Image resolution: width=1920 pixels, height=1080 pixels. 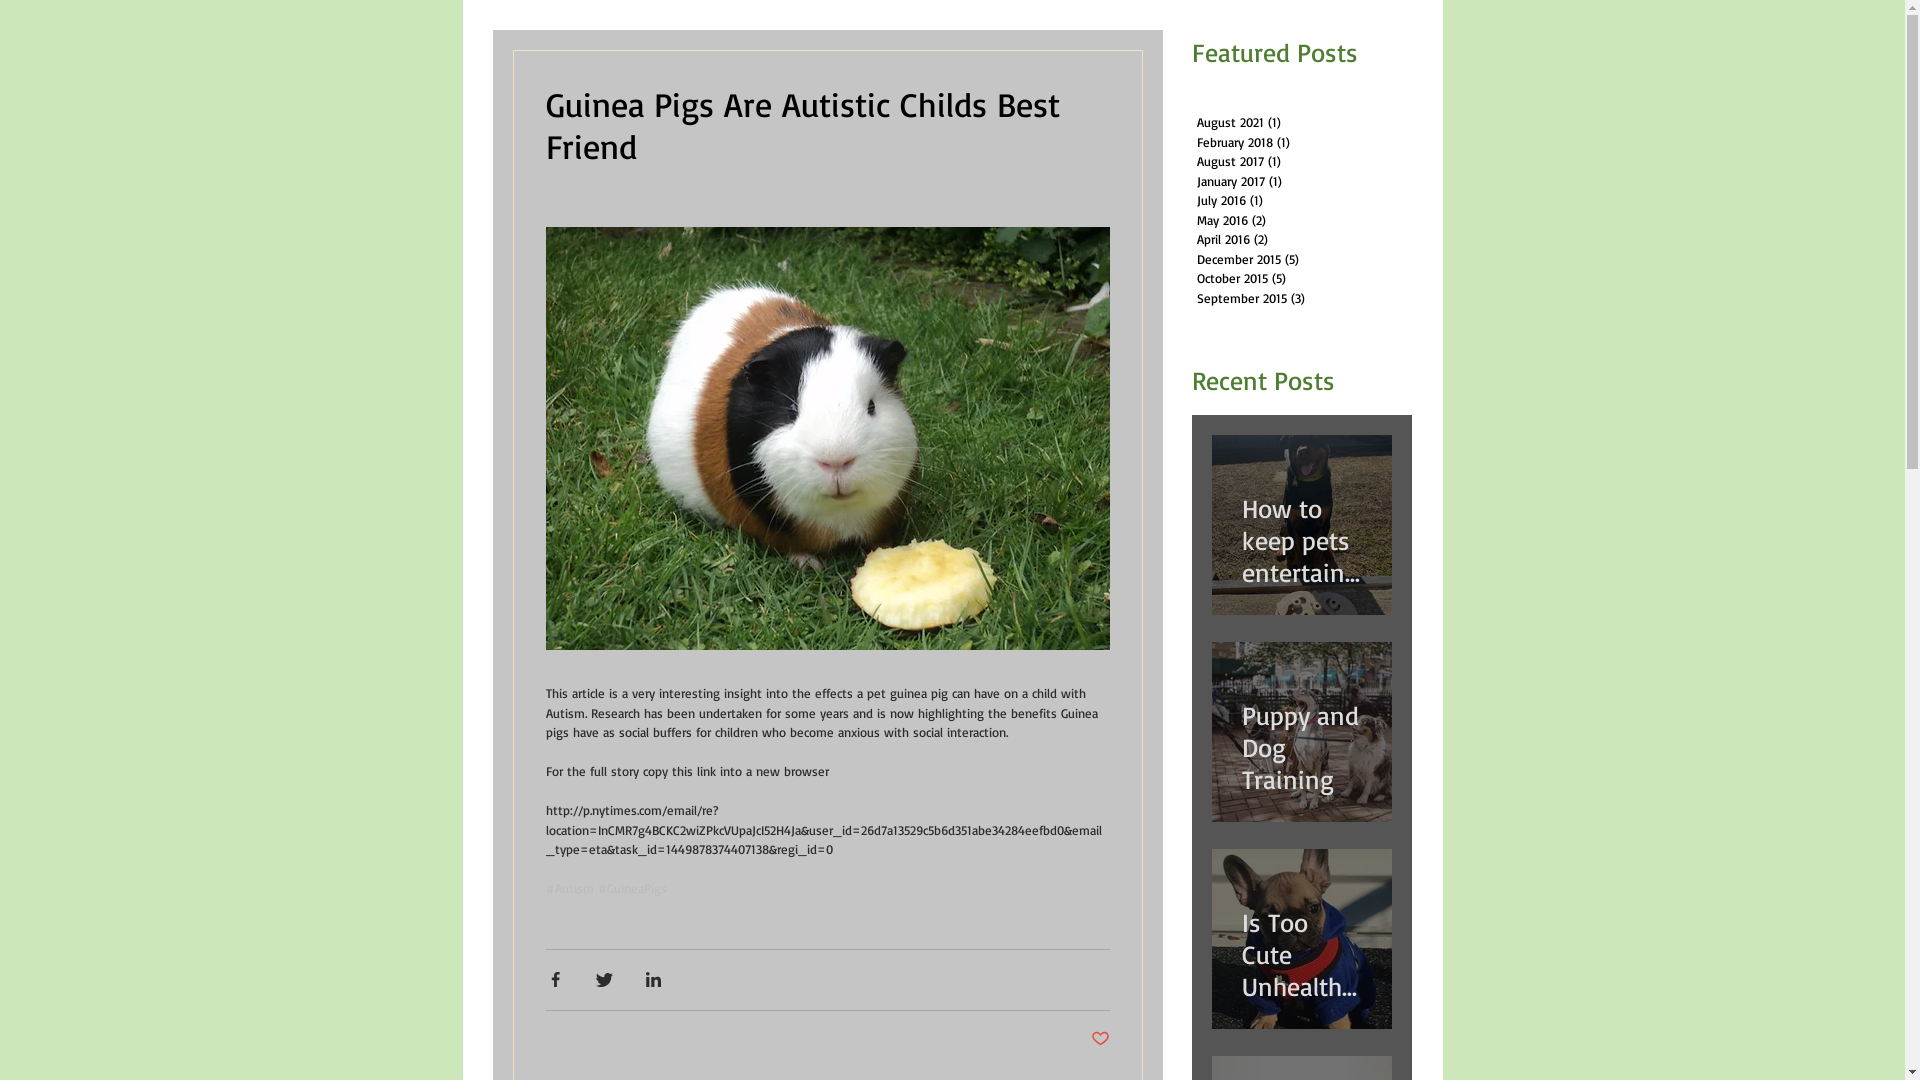 What do you see at coordinates (1241, 945) in the screenshot?
I see `'Is Too Cute Unhealthy?'` at bounding box center [1241, 945].